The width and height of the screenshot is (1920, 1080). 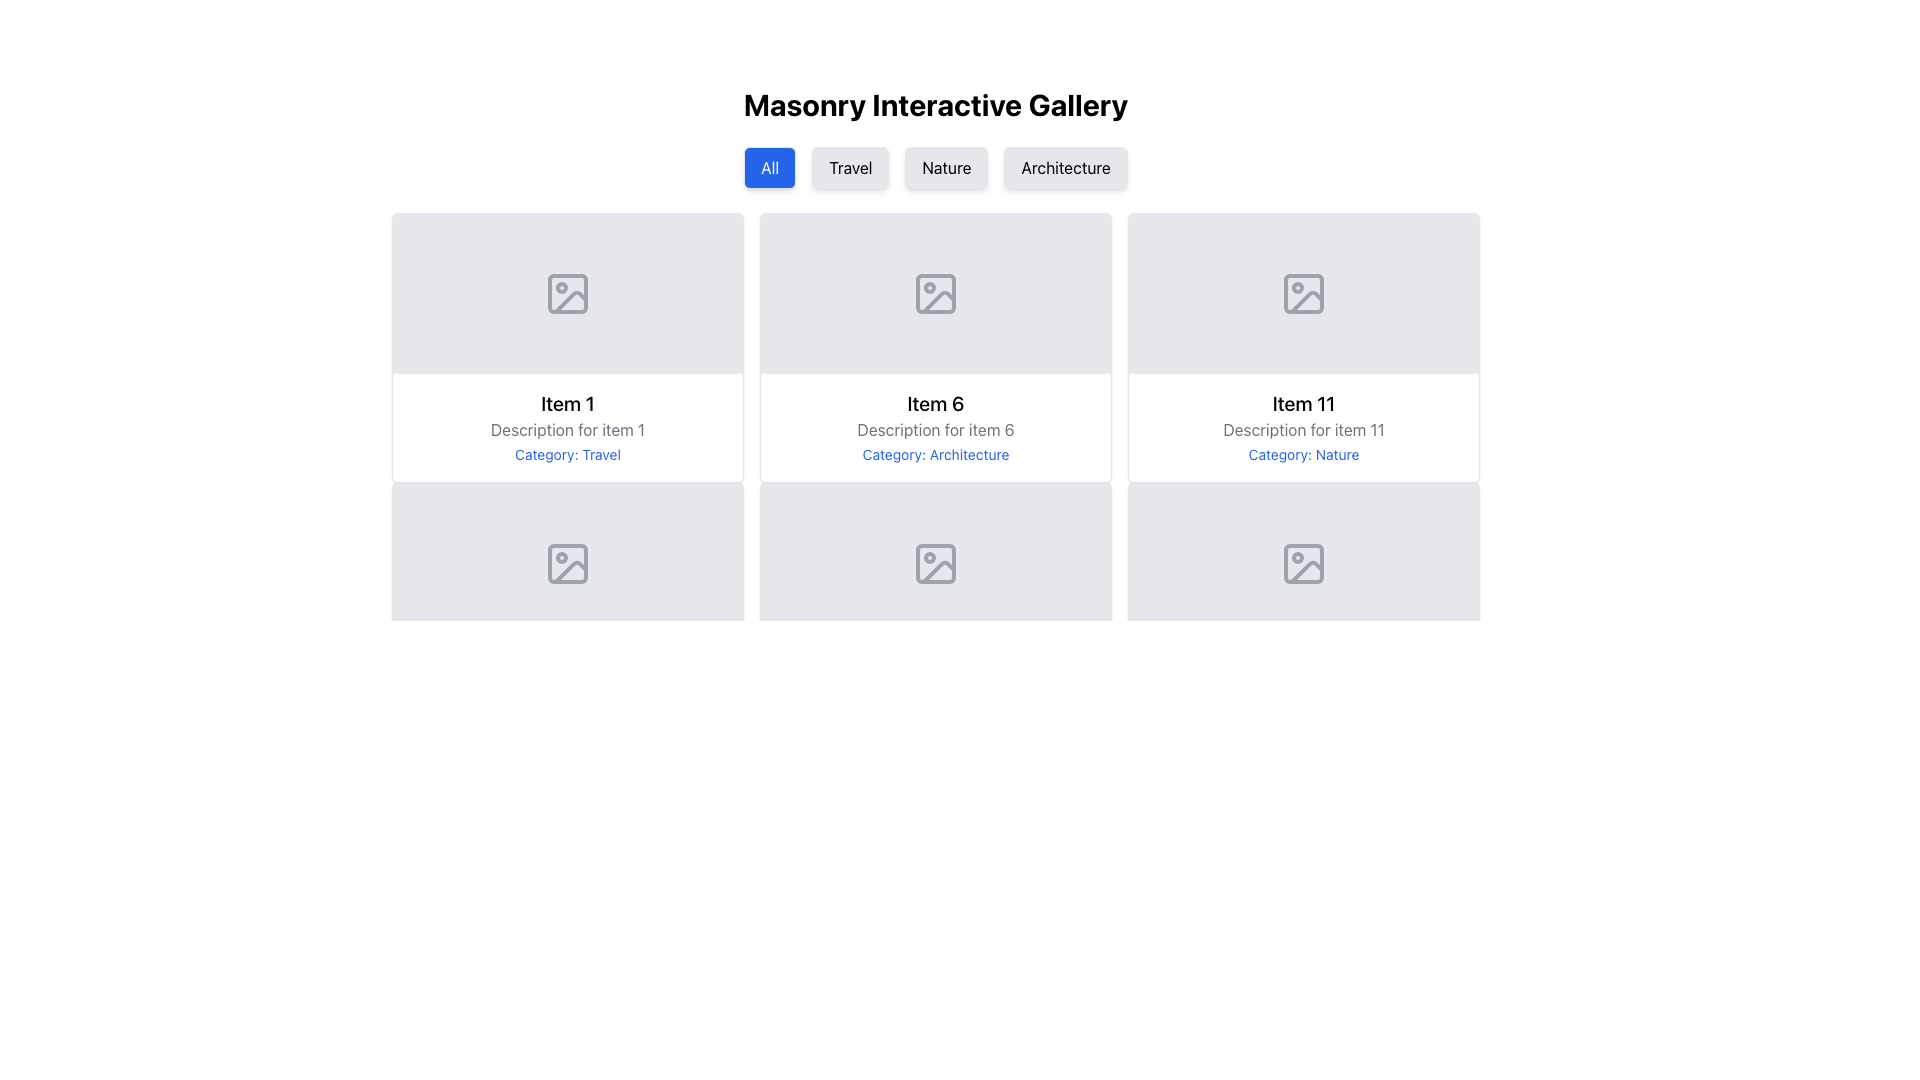 I want to click on the small gray picture icon located, so click(x=566, y=293).